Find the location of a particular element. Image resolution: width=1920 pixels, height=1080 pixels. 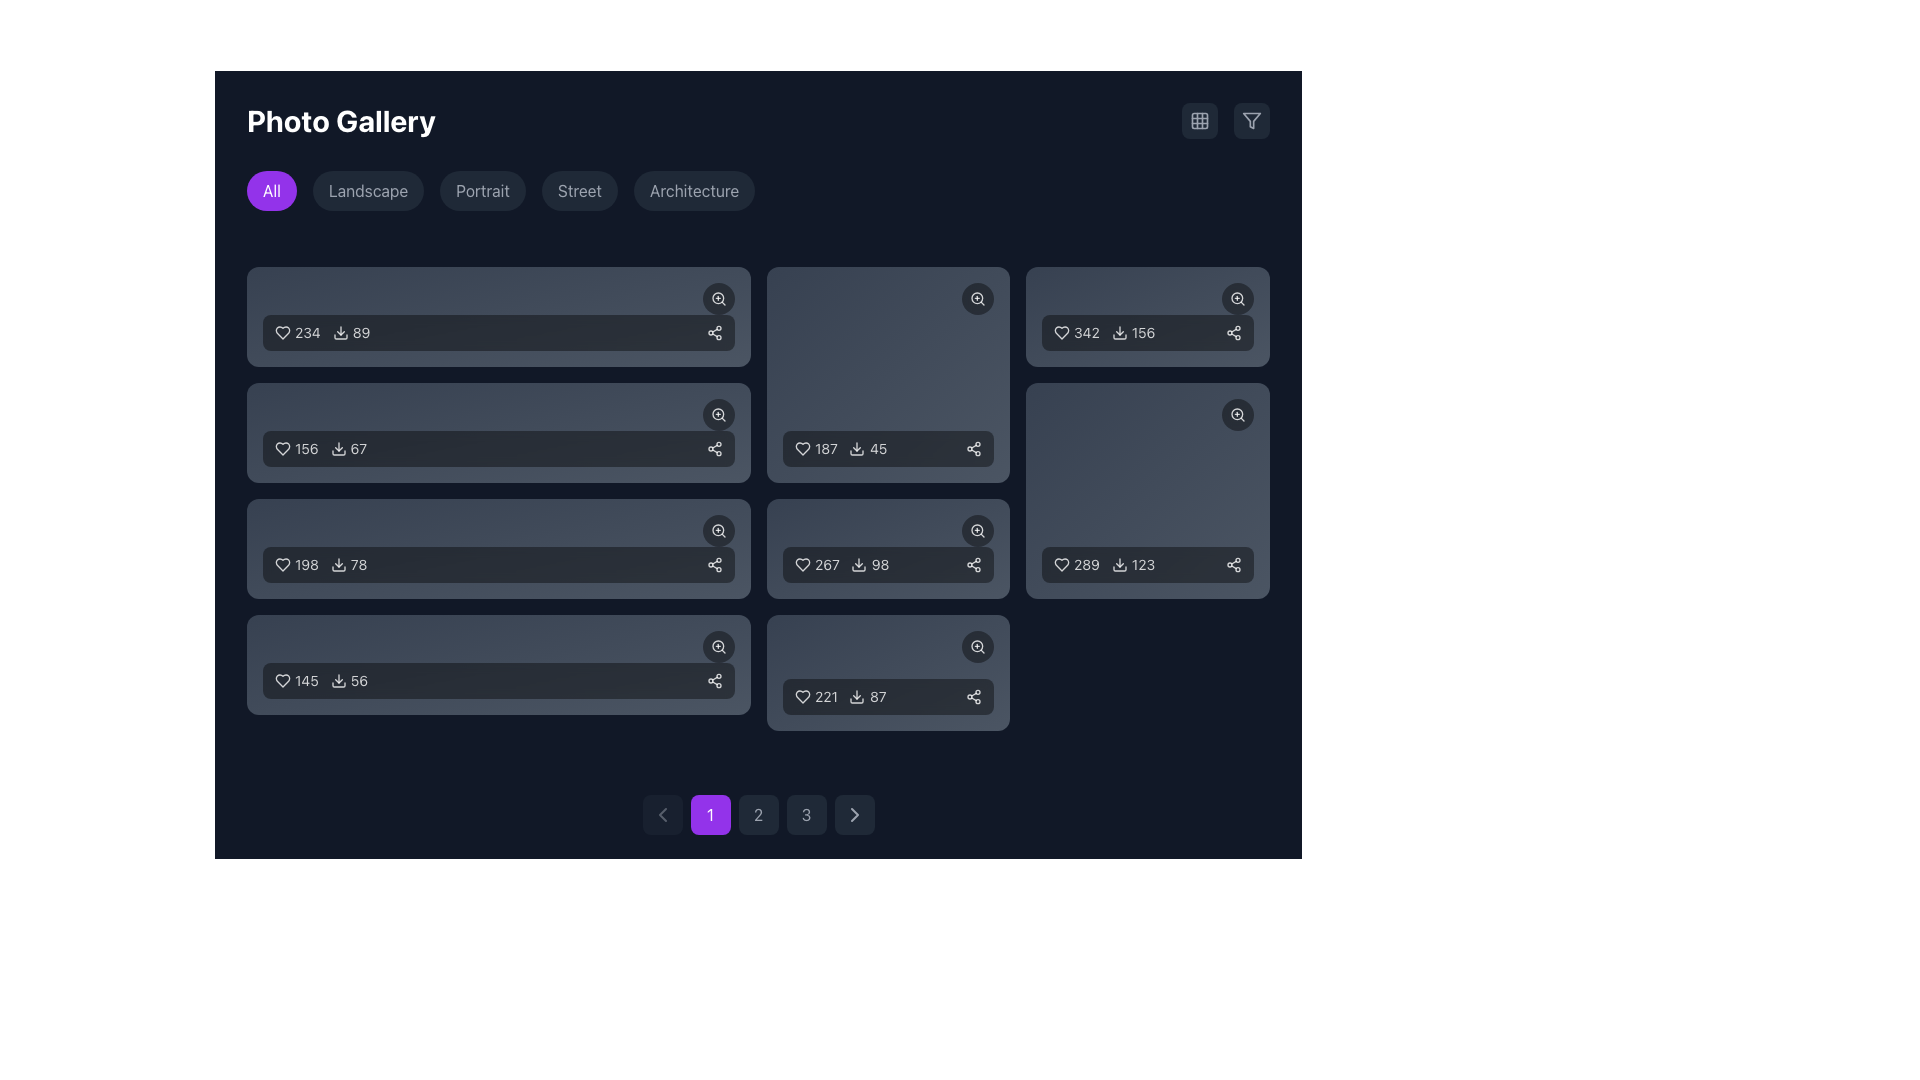

the share icon on the Card with interactive elements located in the second row and fourth column of the grid layout to share the item is located at coordinates (887, 548).